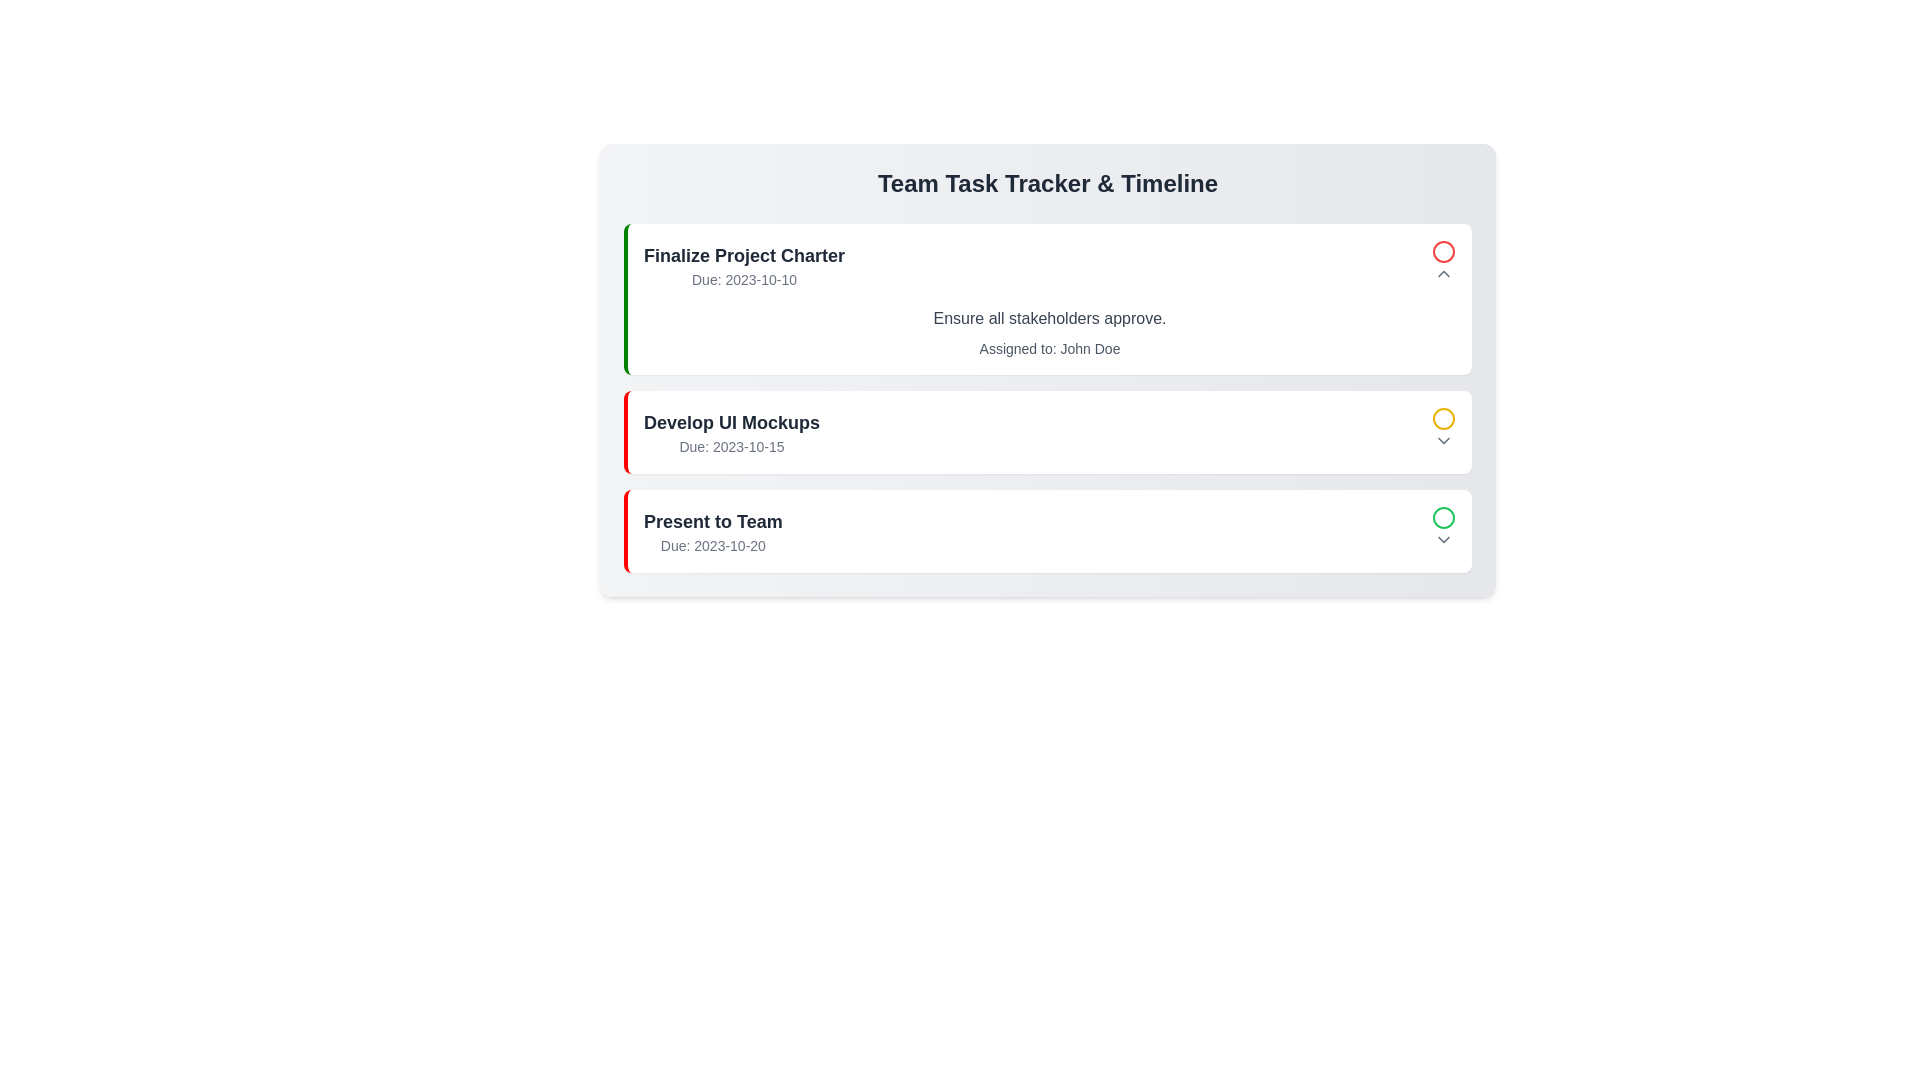 This screenshot has height=1080, width=1920. What do you see at coordinates (1444, 264) in the screenshot?
I see `the red circular icon with a triangular pointer located at the top-right corner of the 'Finalize Project Charter' card` at bounding box center [1444, 264].